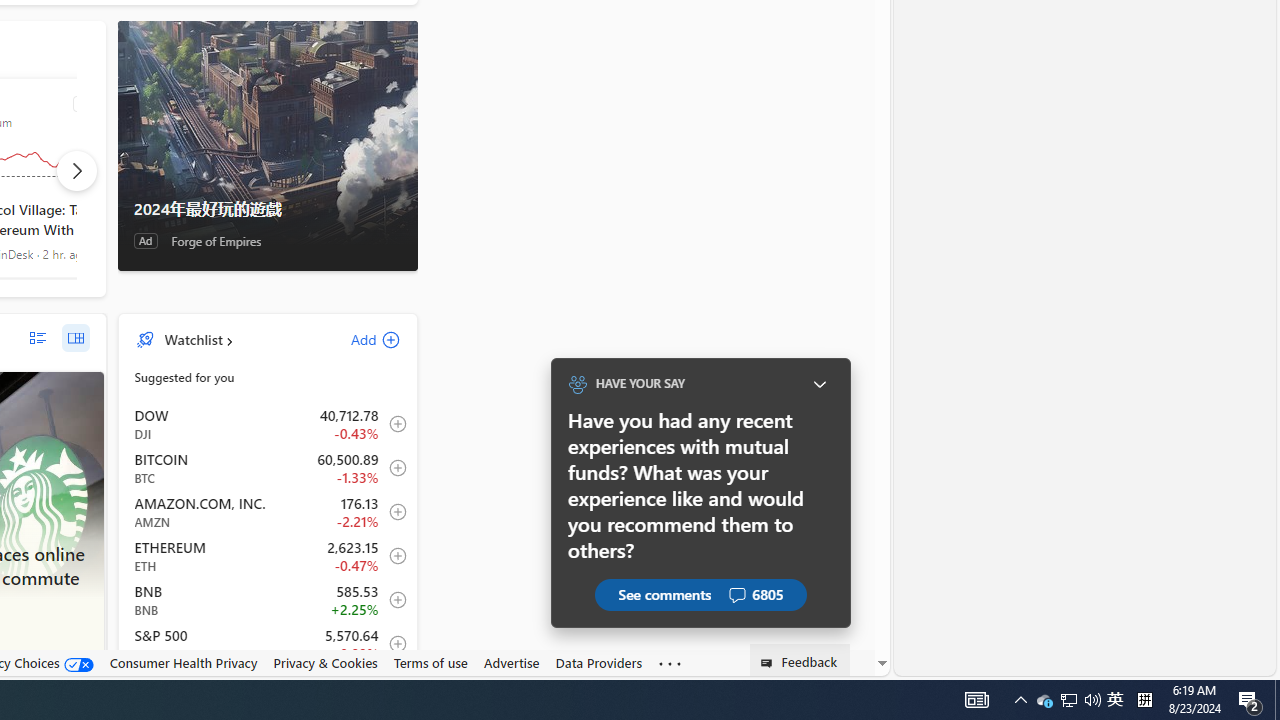 This screenshot has height=720, width=1280. Describe the element at coordinates (325, 662) in the screenshot. I see `'Privacy & Cookies'` at that location.